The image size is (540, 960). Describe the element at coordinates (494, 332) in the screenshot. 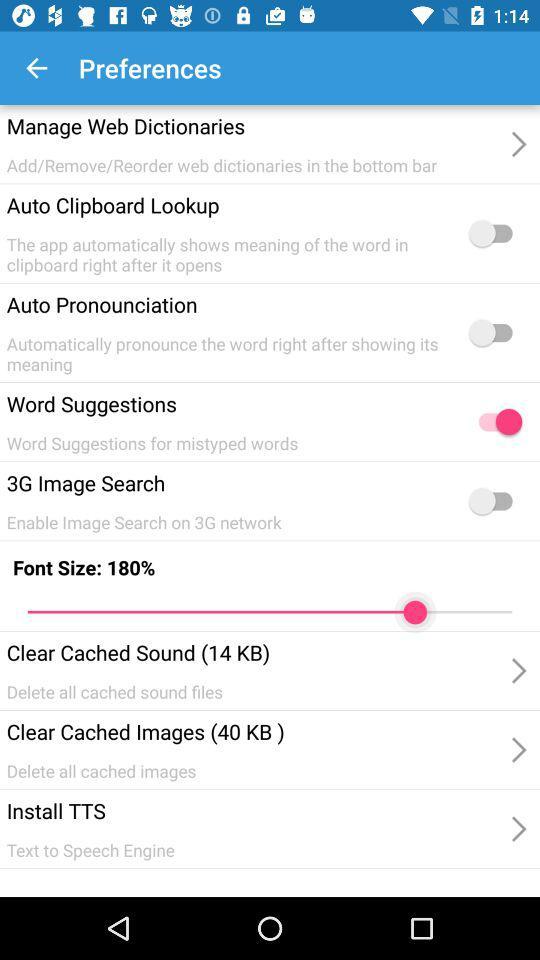

I see `auto pronoucnciation` at that location.